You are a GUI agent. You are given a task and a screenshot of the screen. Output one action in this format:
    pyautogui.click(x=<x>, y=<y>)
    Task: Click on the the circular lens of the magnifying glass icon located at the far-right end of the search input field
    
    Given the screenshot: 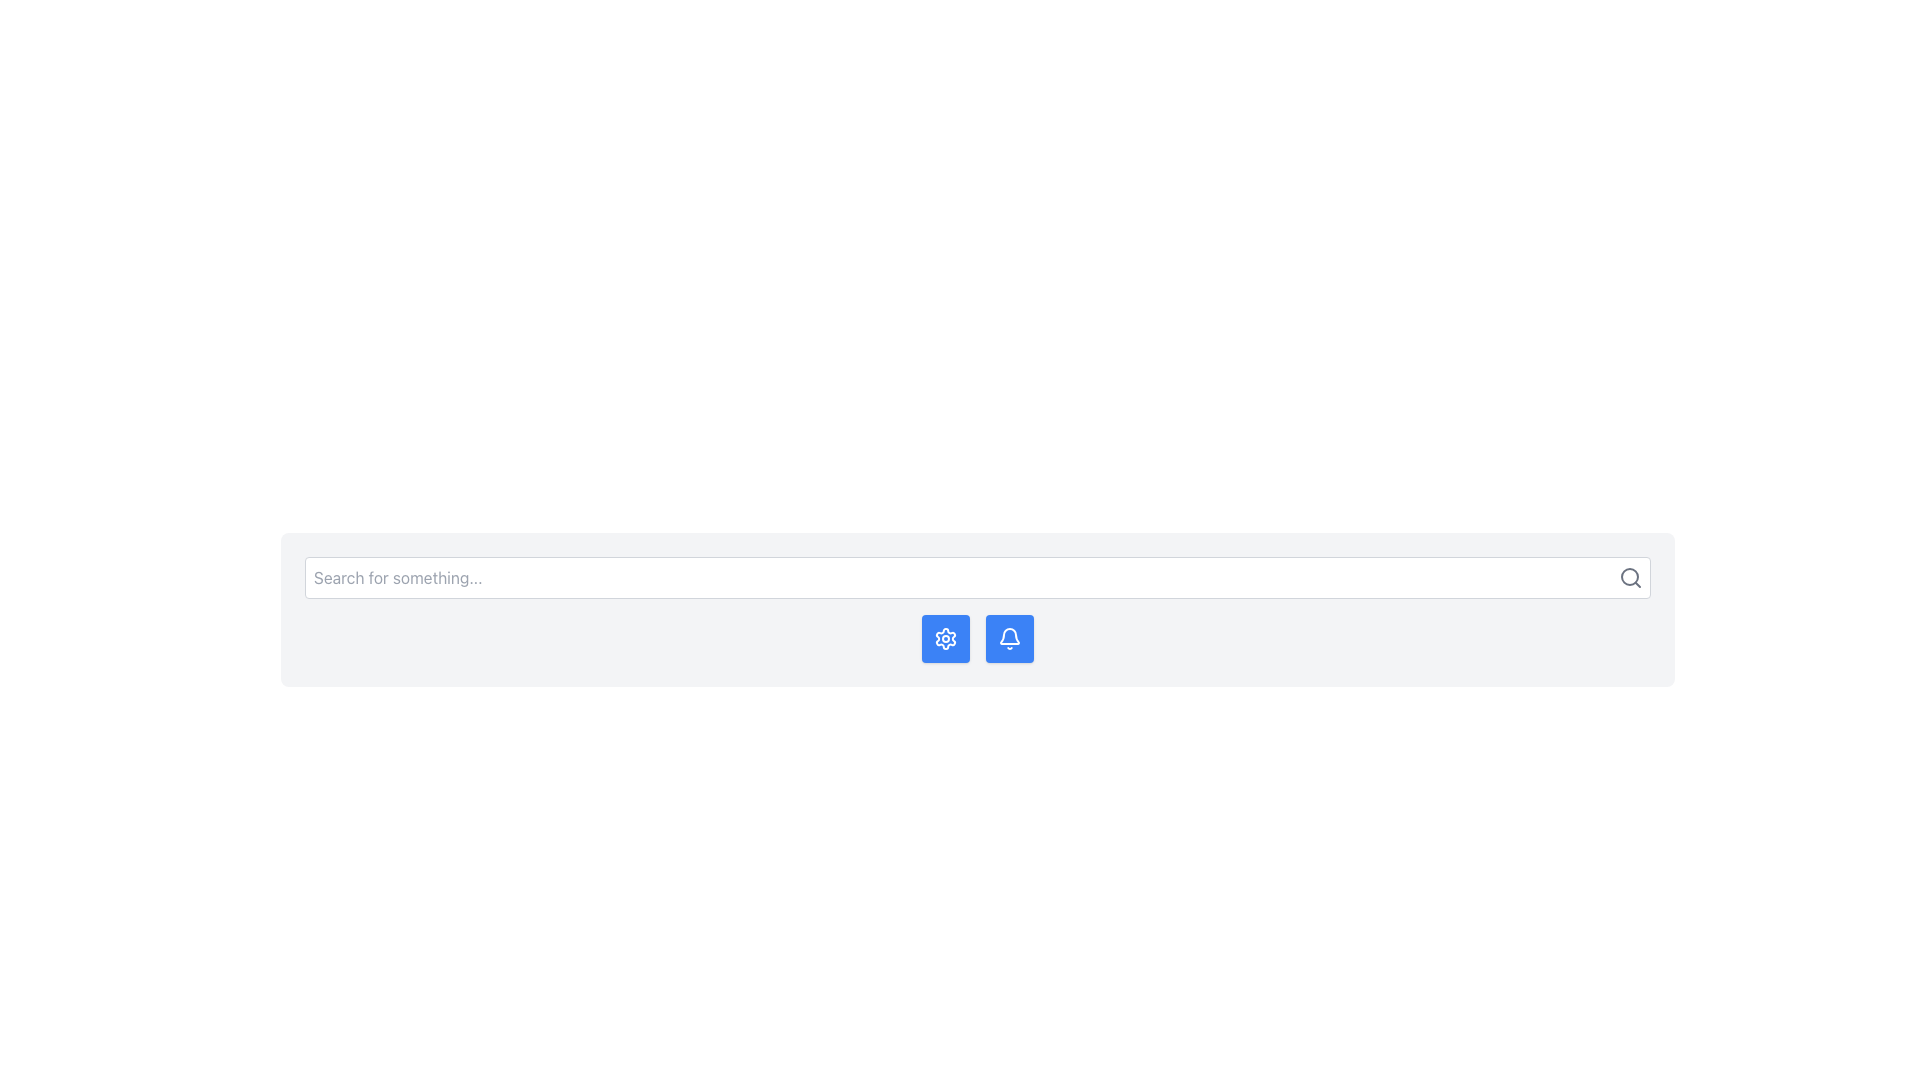 What is the action you would take?
    pyautogui.click(x=1630, y=577)
    